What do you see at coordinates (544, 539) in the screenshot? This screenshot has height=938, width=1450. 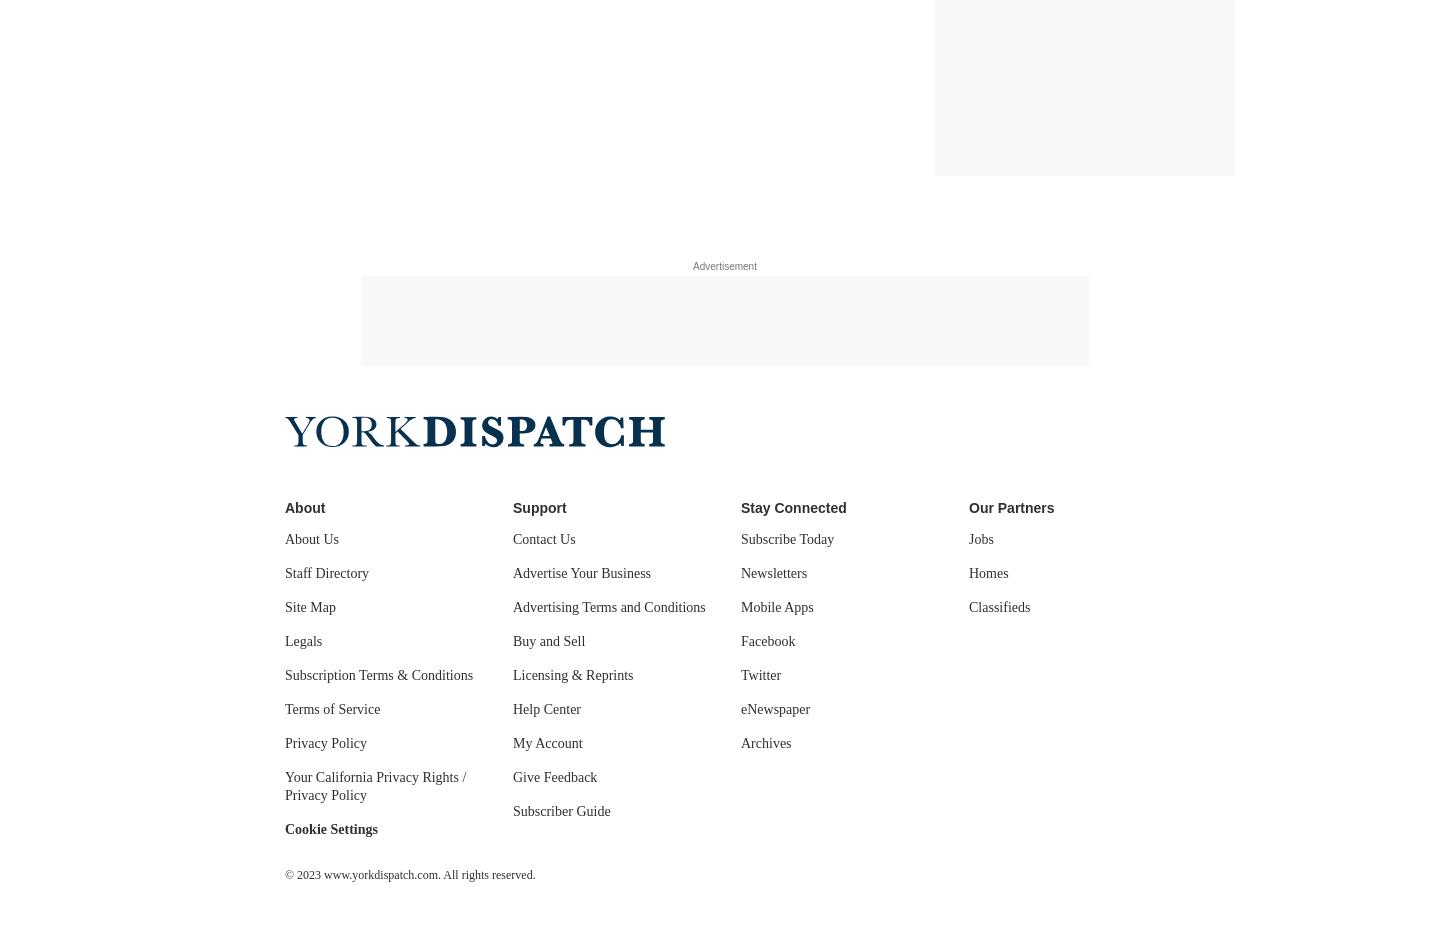 I see `'Contact Us'` at bounding box center [544, 539].